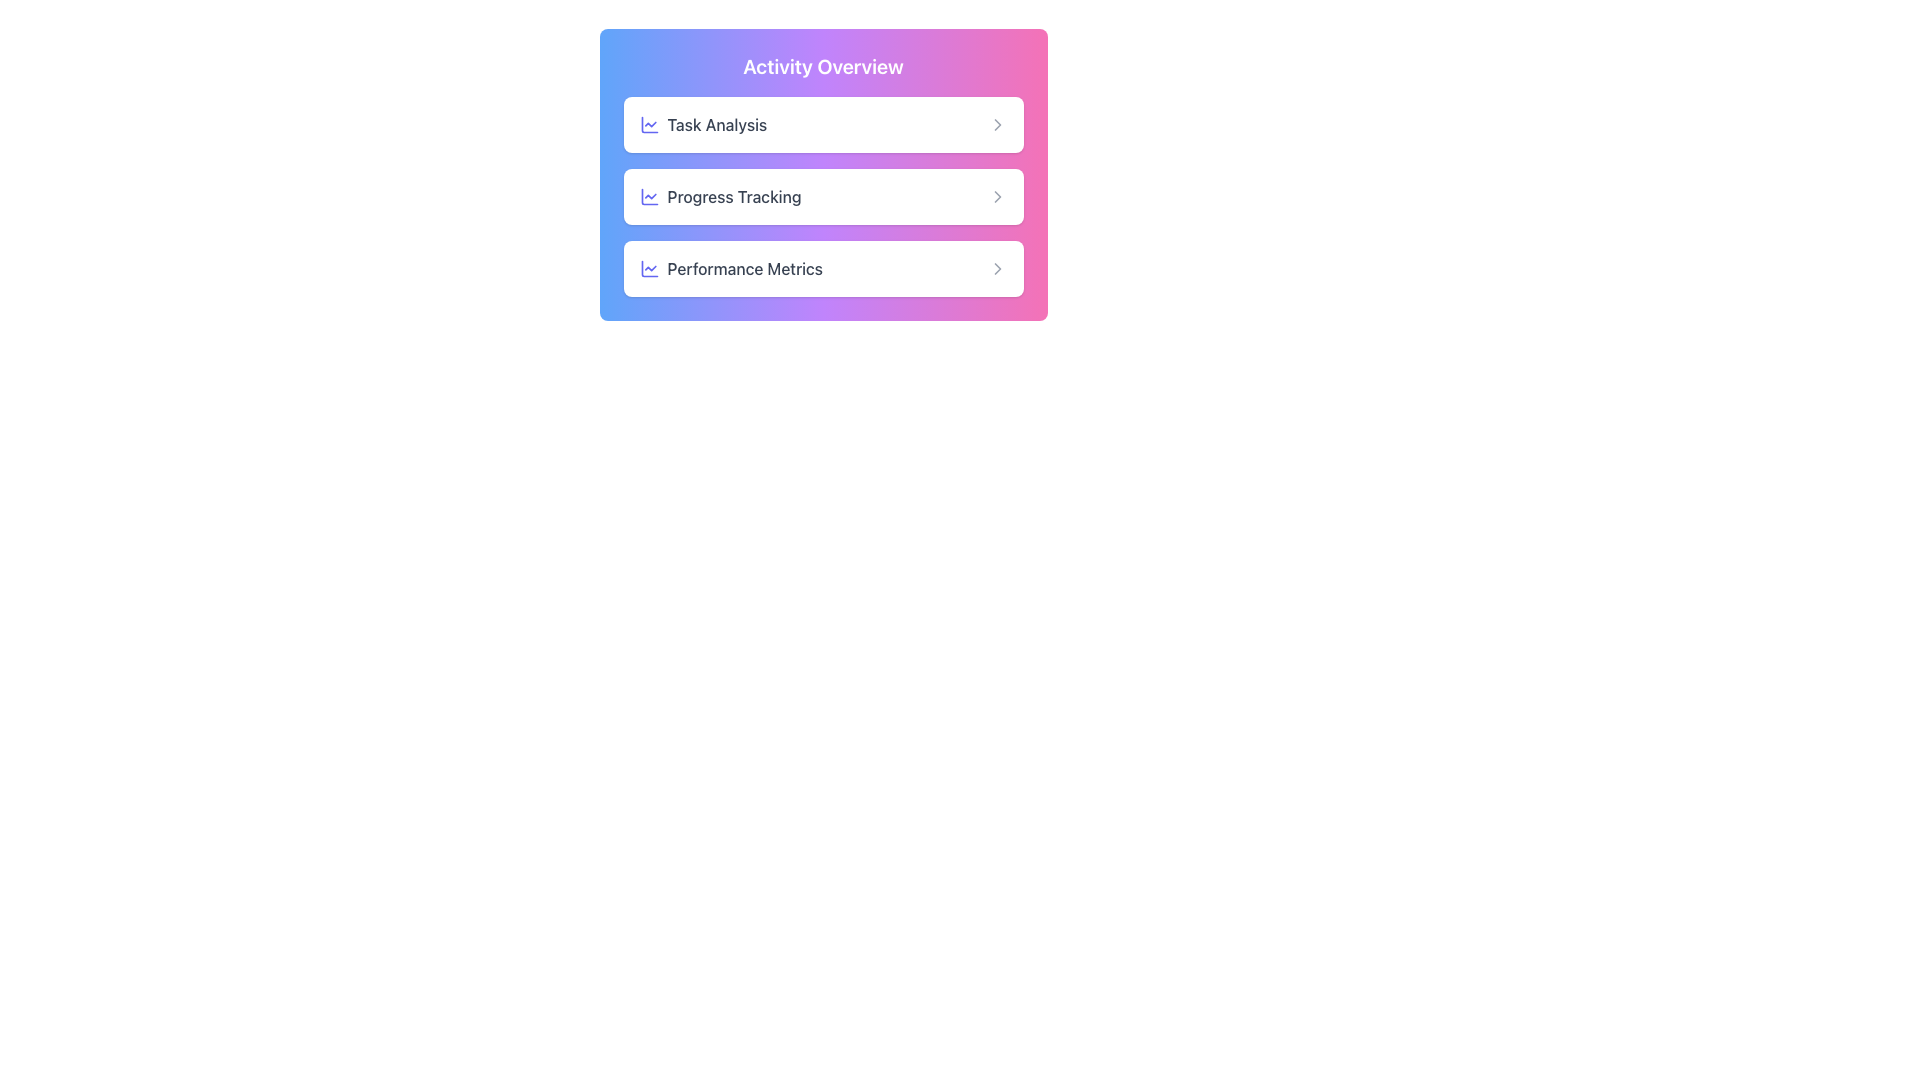 Image resolution: width=1920 pixels, height=1080 pixels. I want to click on the right-pointing chevron icon located to the far right within the 'Progress Tracking' button under the 'Activity Overview' header, so click(997, 196).